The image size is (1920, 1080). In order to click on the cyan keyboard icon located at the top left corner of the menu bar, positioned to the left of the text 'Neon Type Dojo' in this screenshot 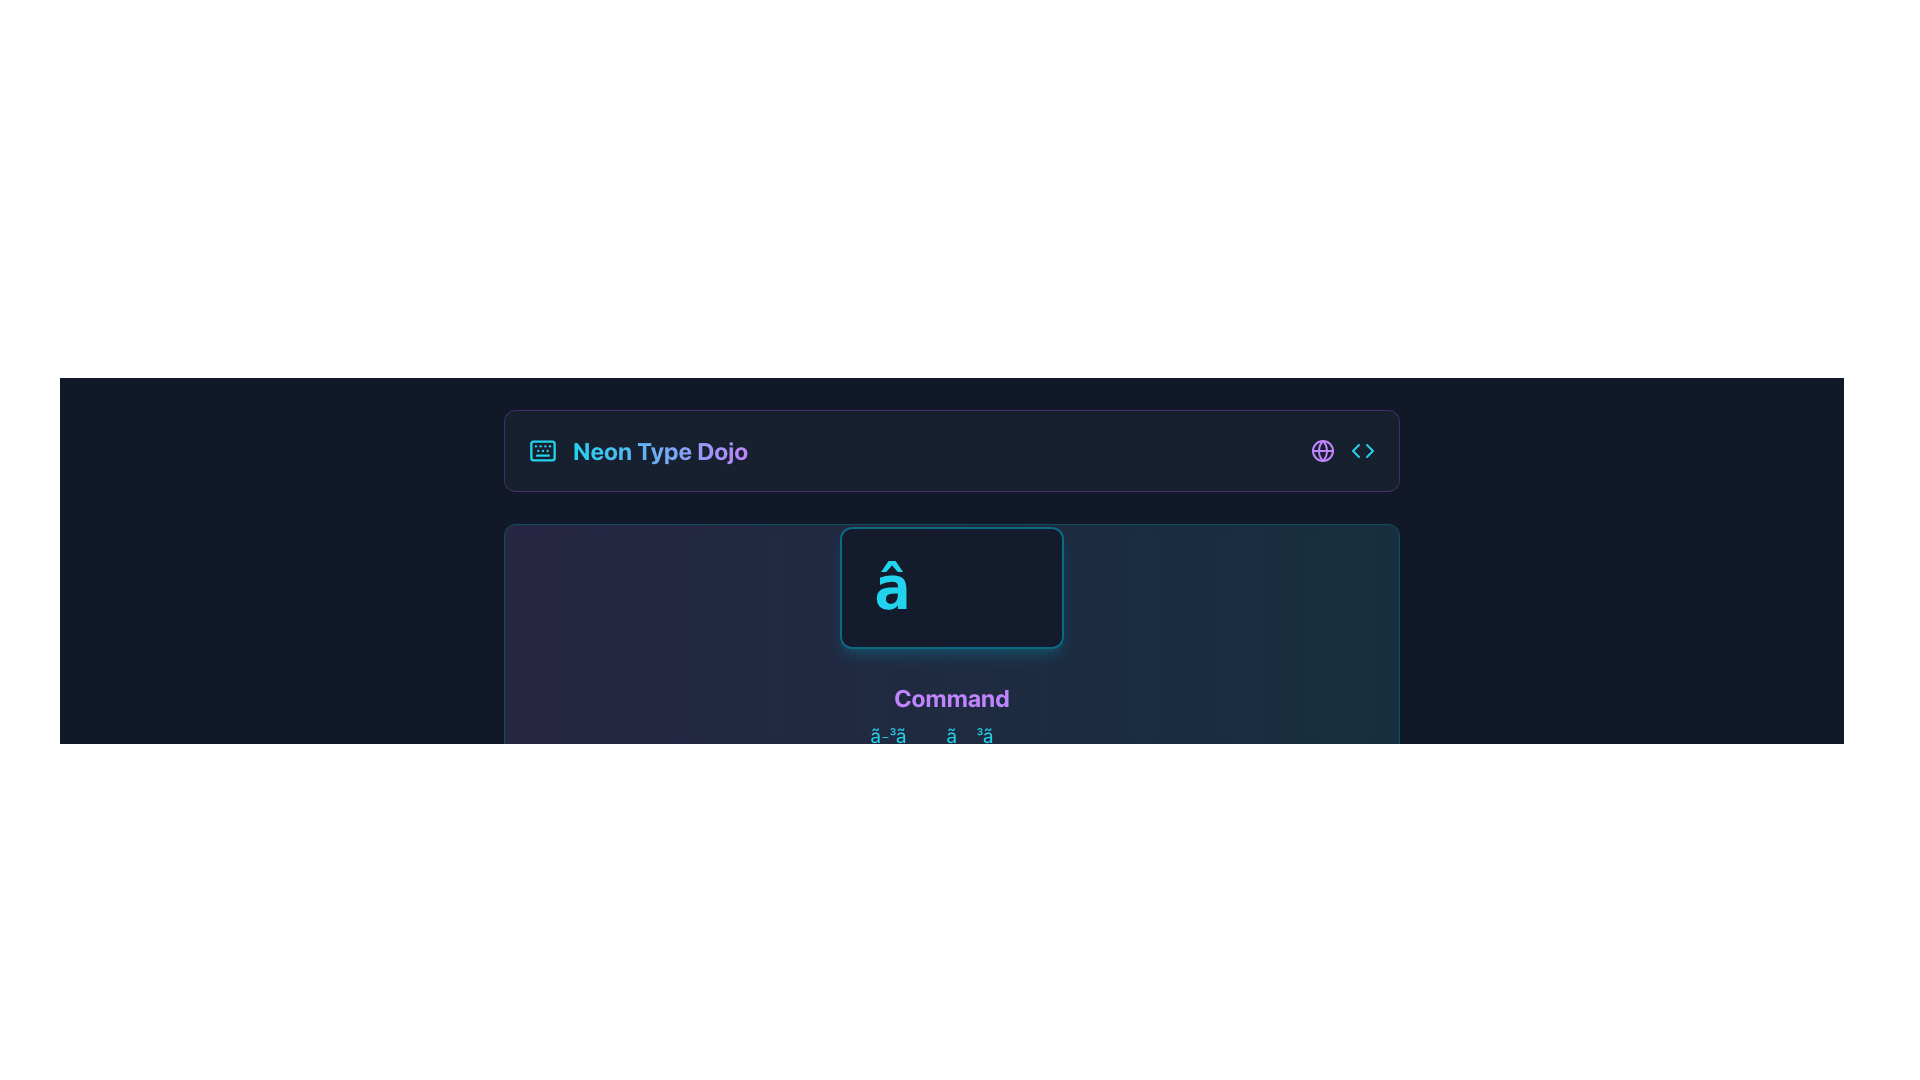, I will do `click(542, 451)`.